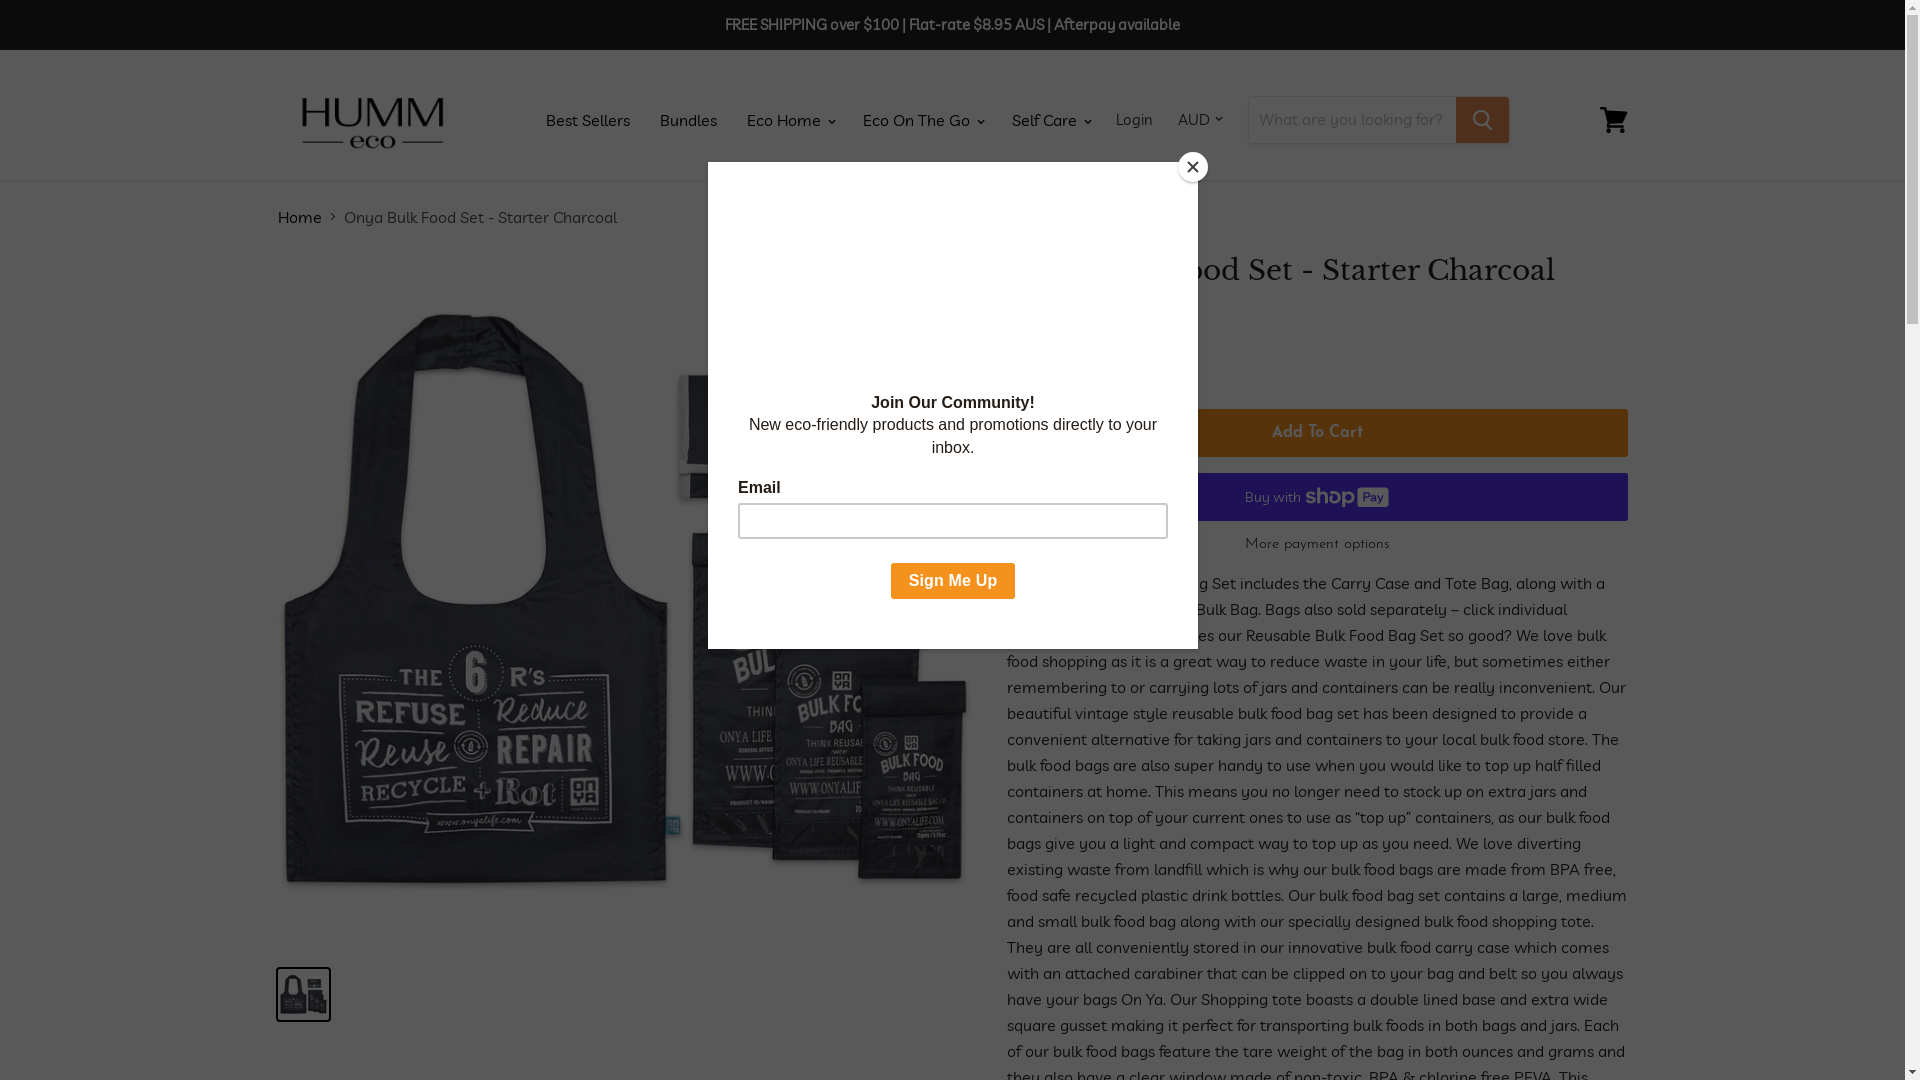  What do you see at coordinates (277, 216) in the screenshot?
I see `'Home'` at bounding box center [277, 216].